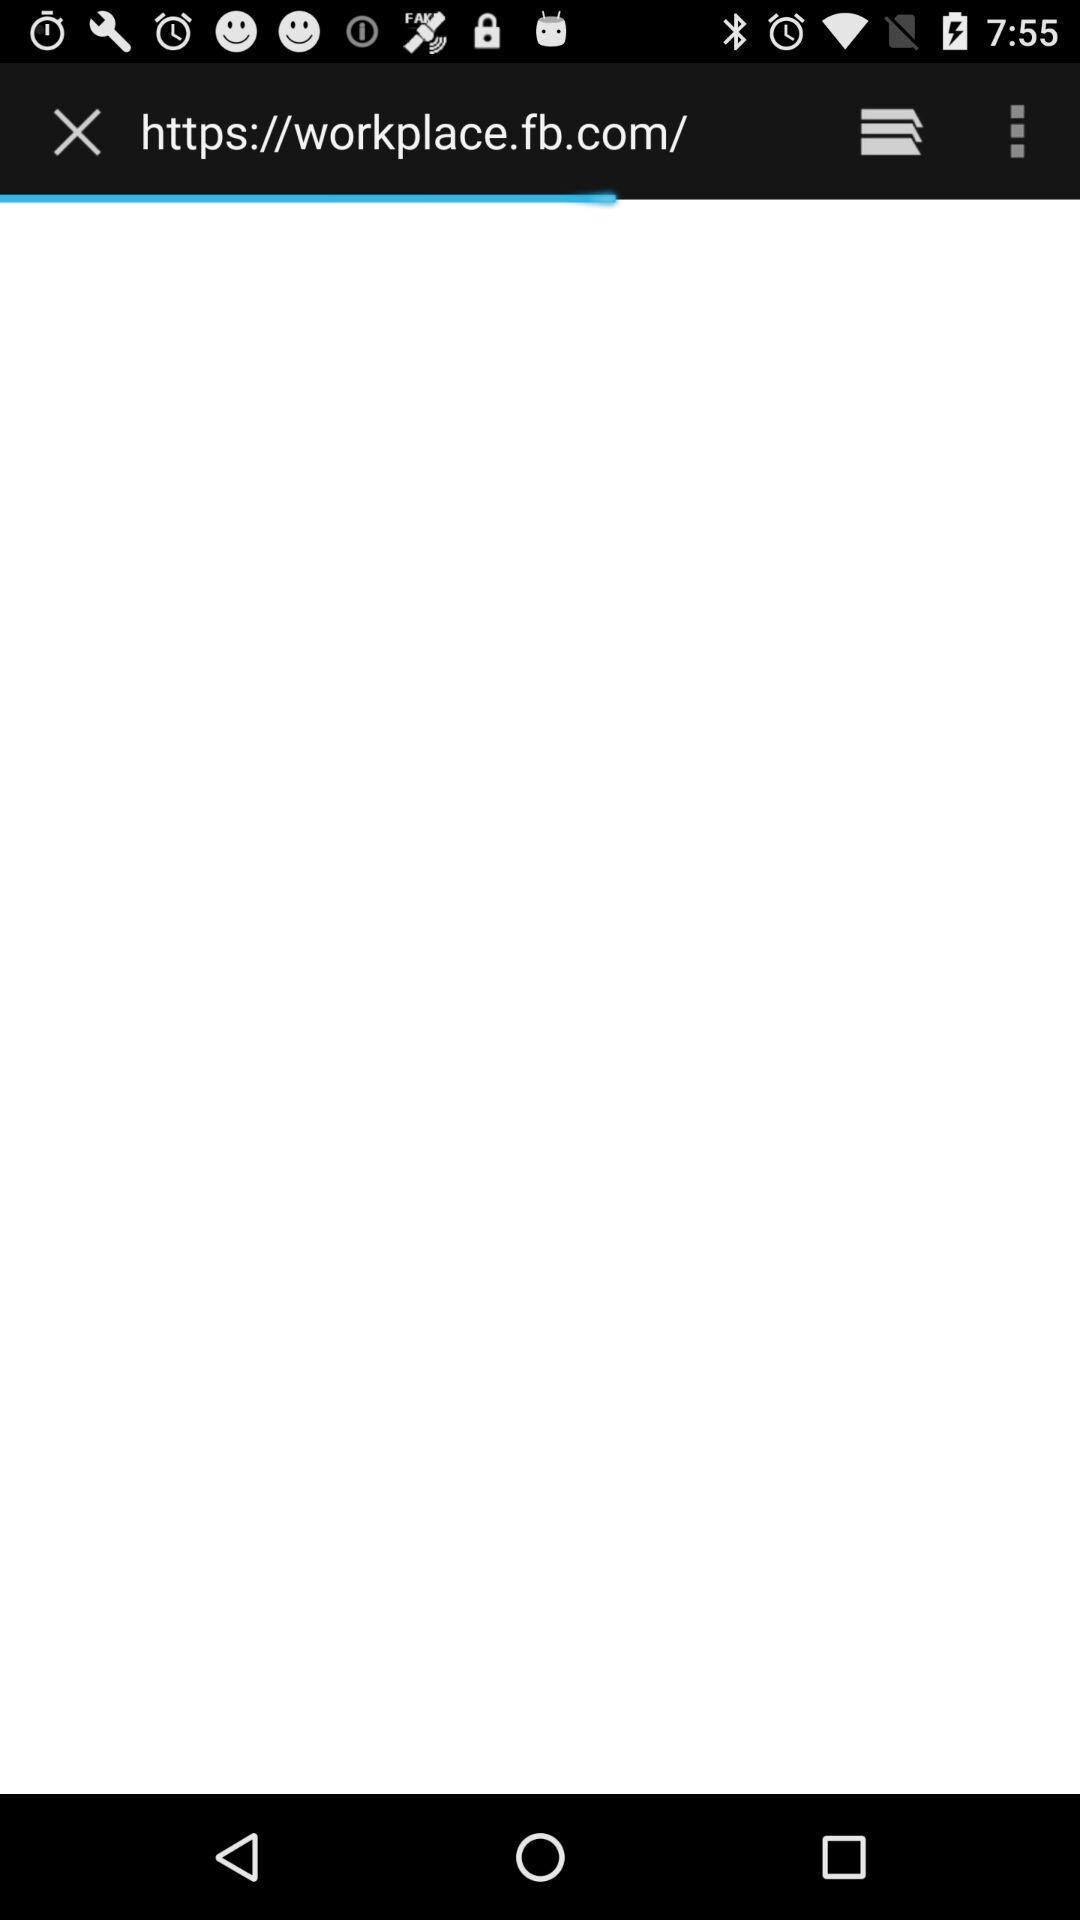 This screenshot has width=1080, height=1920. I want to click on https workplace fb, so click(472, 130).